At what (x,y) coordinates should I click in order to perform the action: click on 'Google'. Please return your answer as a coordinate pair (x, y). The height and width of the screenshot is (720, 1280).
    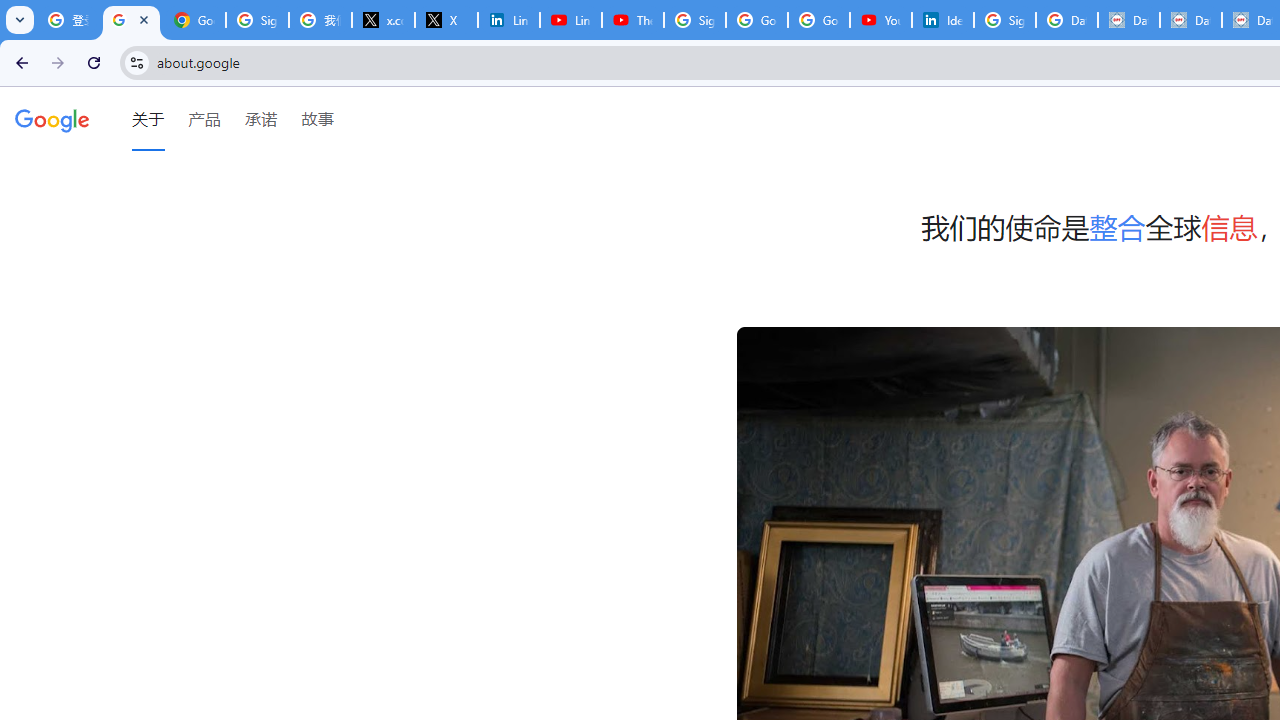
    Looking at the image, I should click on (52, 119).